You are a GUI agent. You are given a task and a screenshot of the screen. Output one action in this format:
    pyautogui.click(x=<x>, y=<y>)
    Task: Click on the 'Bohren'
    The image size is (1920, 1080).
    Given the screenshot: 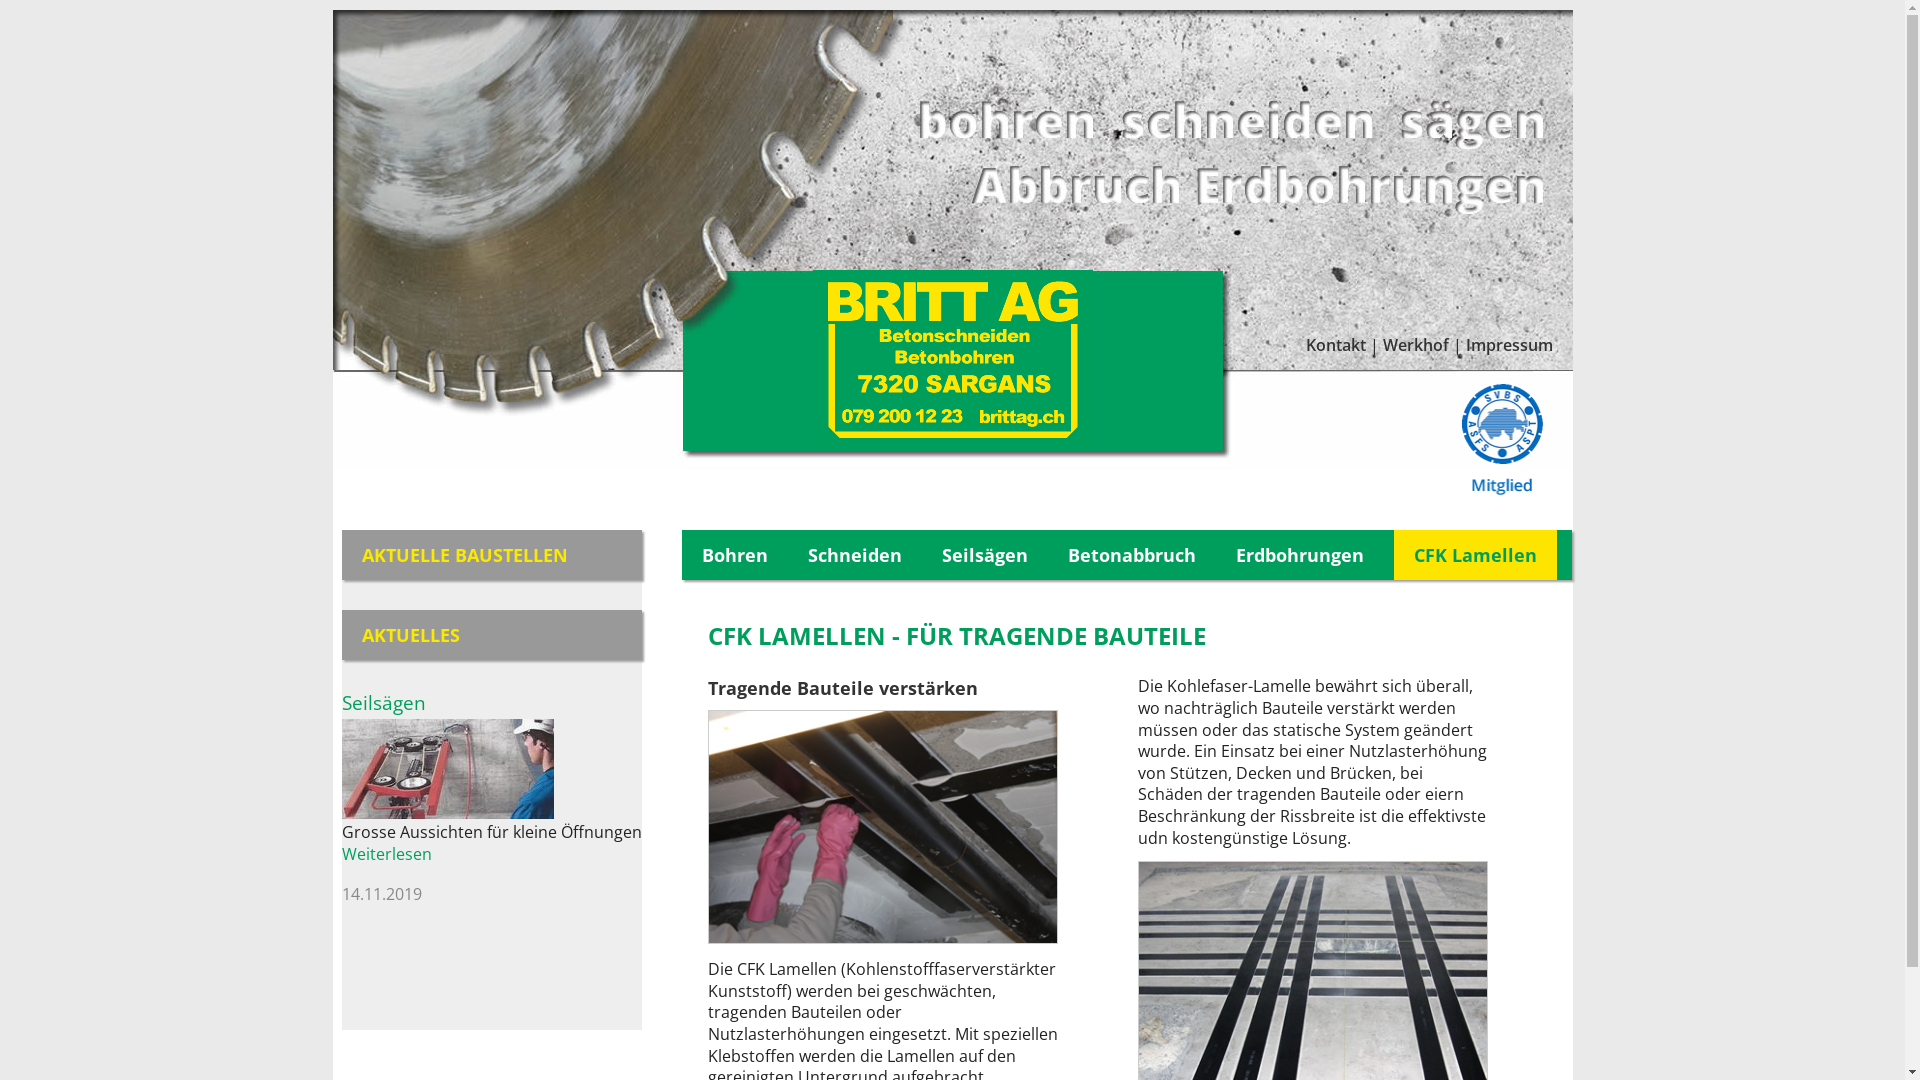 What is the action you would take?
    pyautogui.click(x=681, y=555)
    